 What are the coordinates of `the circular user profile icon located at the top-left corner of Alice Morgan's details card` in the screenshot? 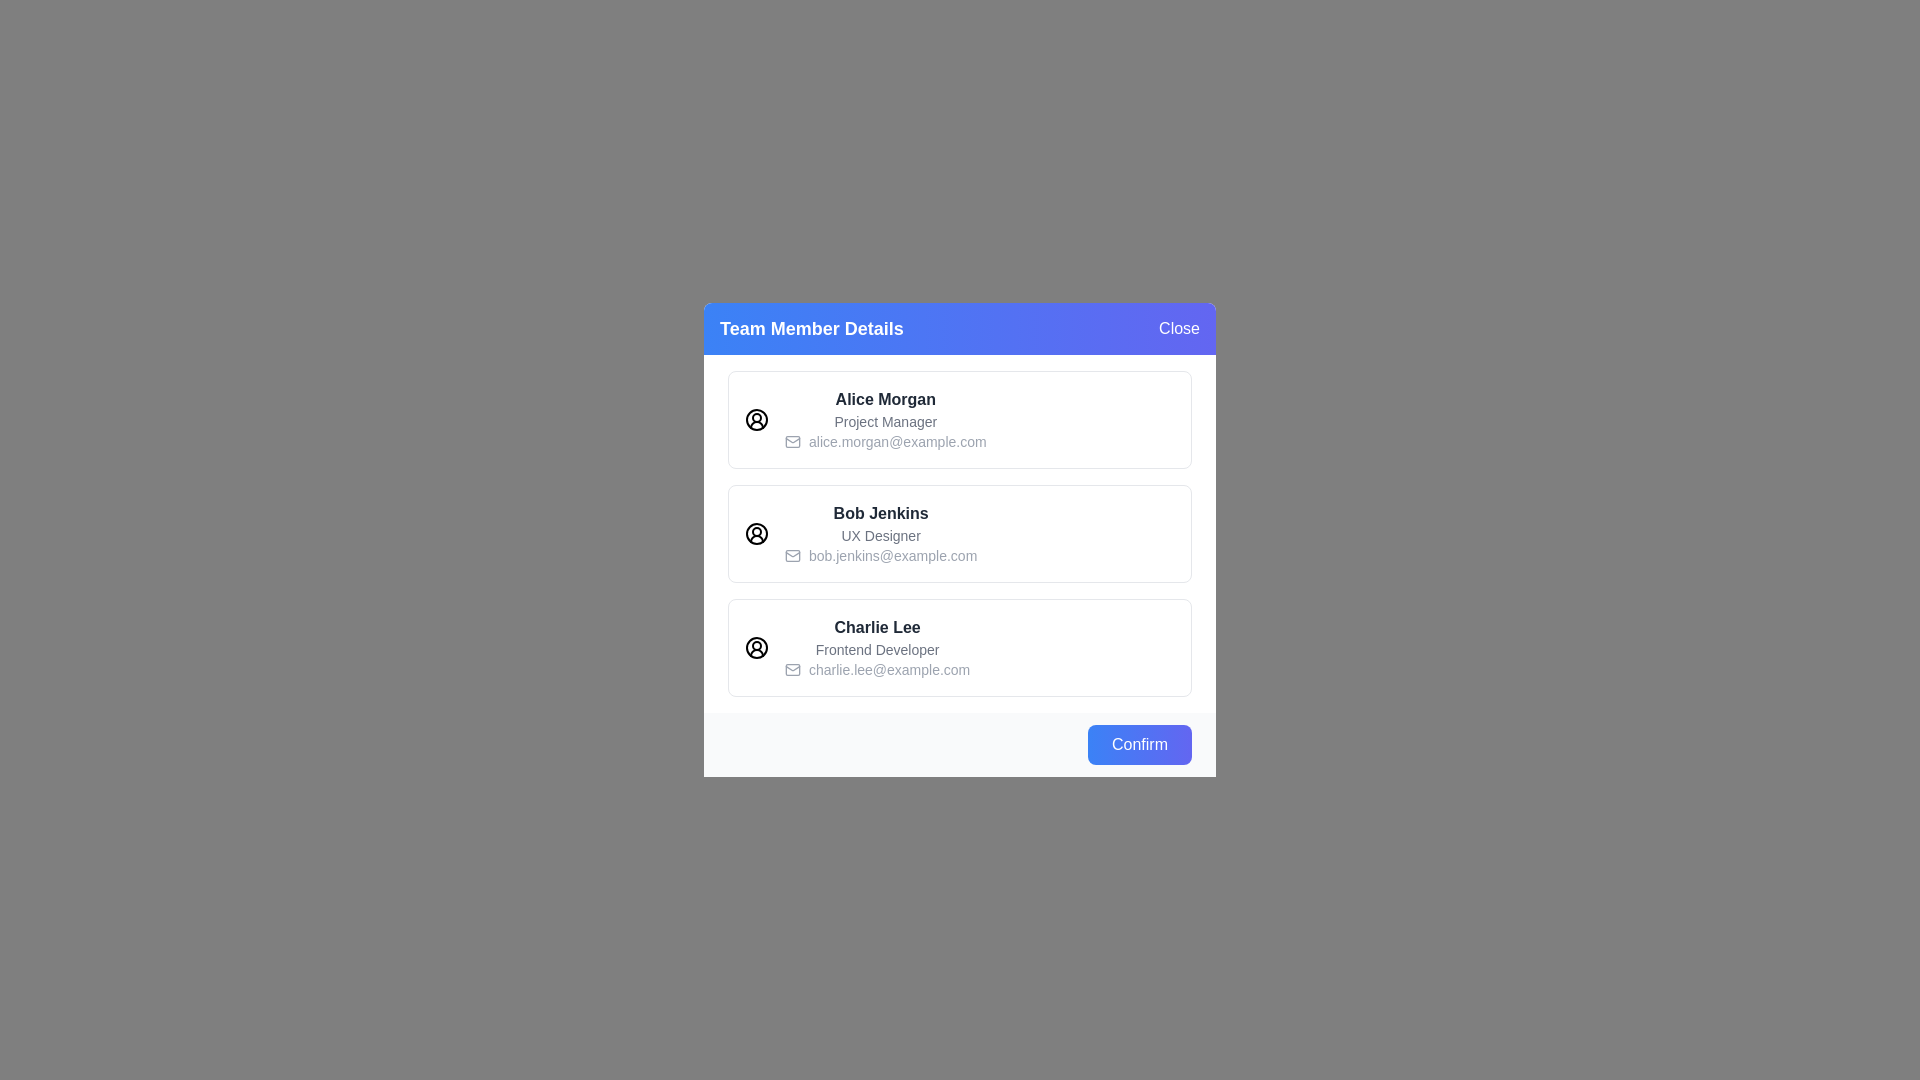 It's located at (756, 419).